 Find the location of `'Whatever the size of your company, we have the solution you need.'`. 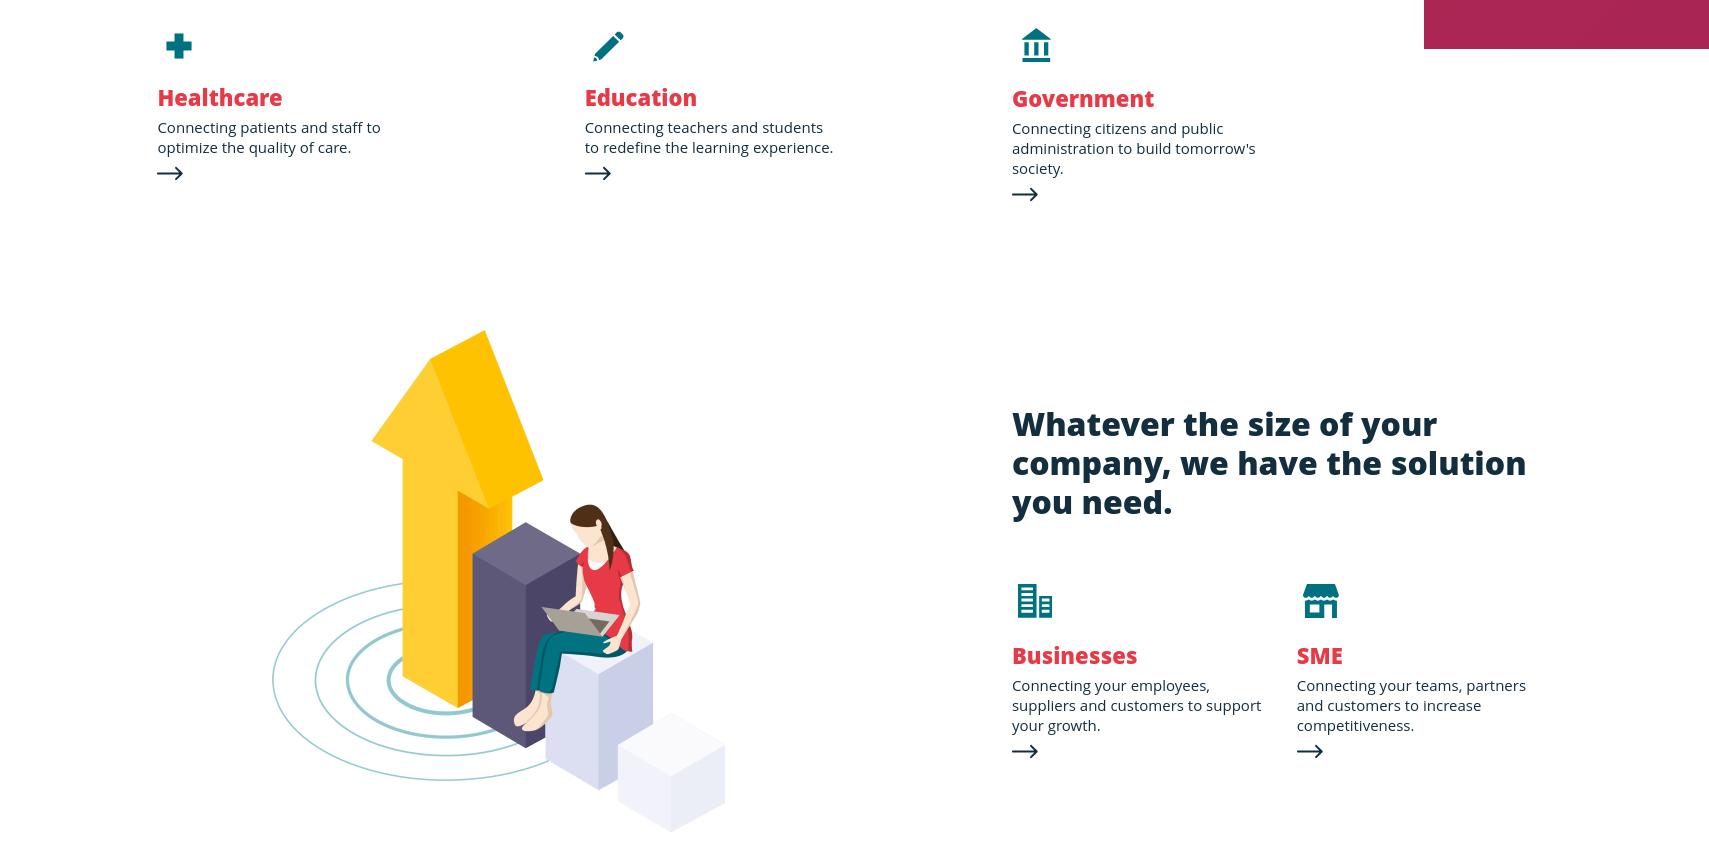

'Whatever the size of your company, we have the solution you need.' is located at coordinates (1268, 461).